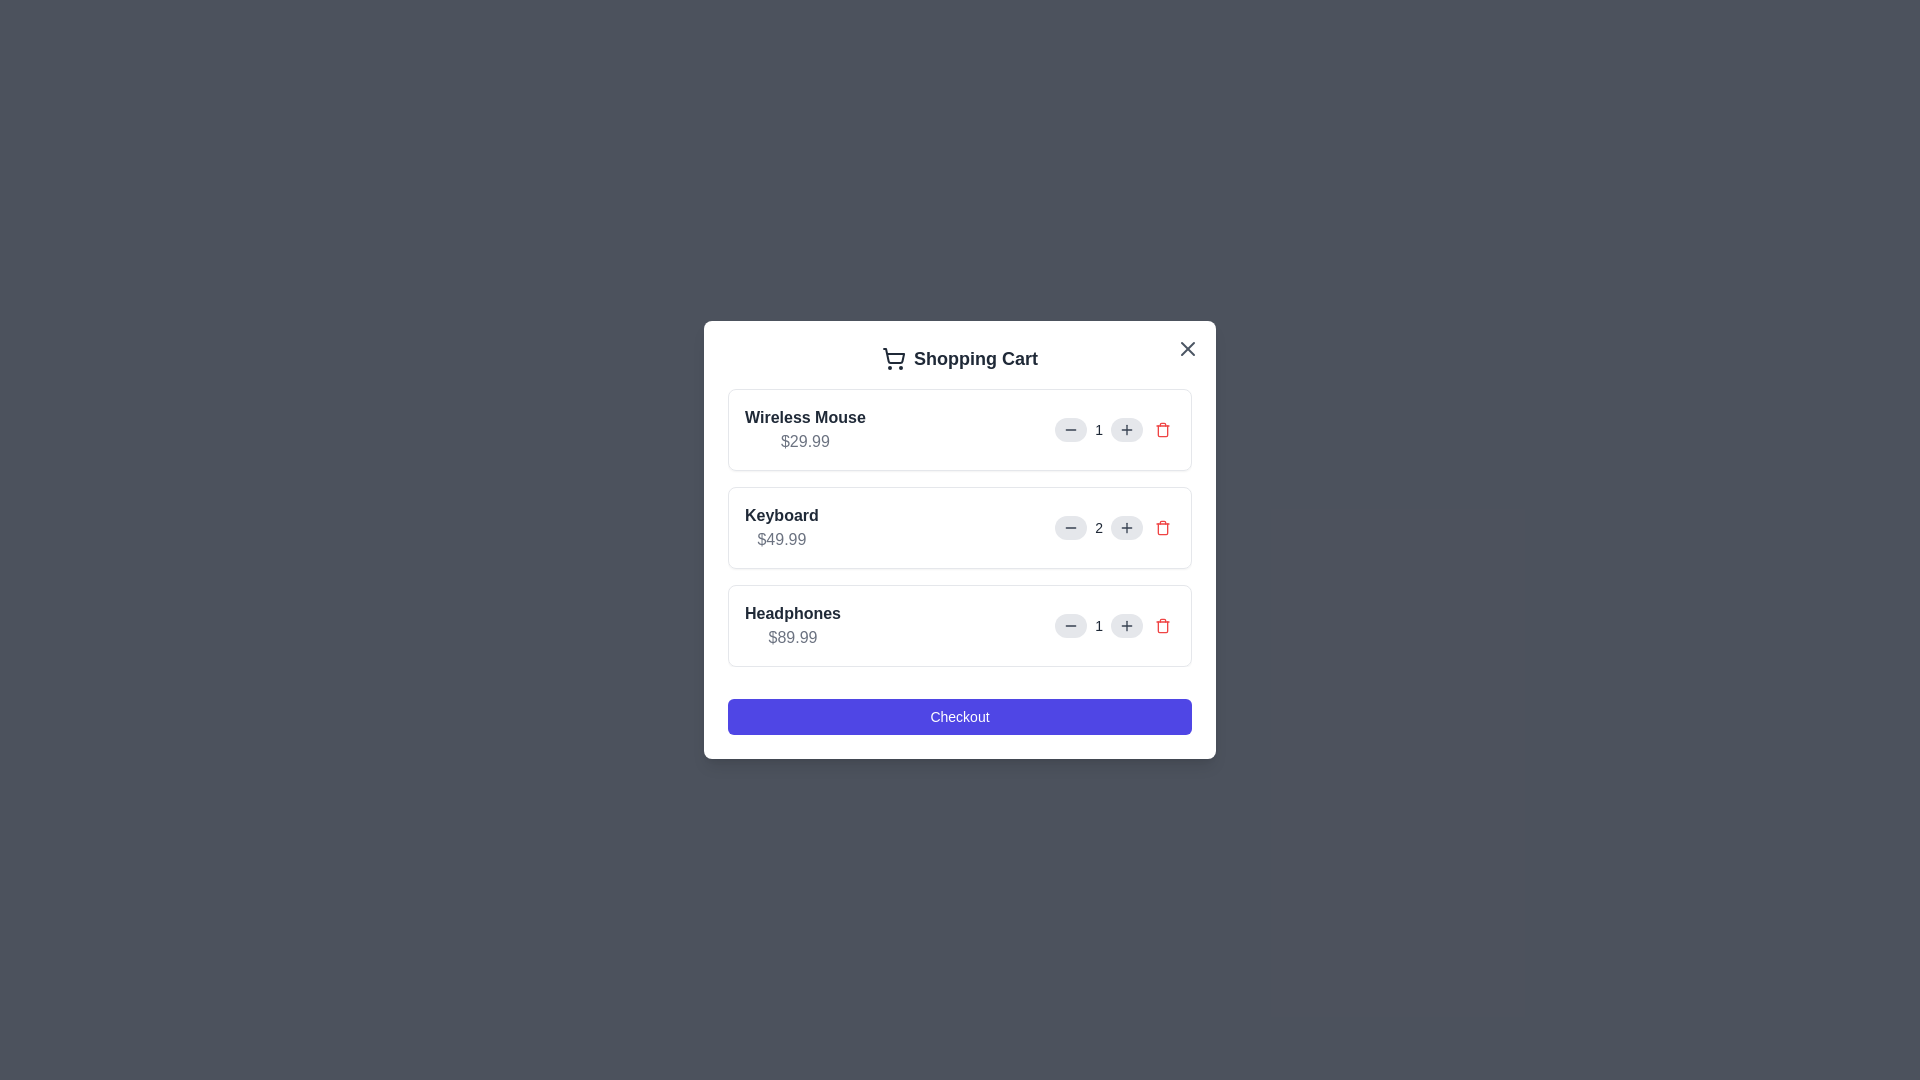 The image size is (1920, 1080). I want to click on the removal button for the 'Keyboard' item in the shopping cart interface, so click(1162, 527).